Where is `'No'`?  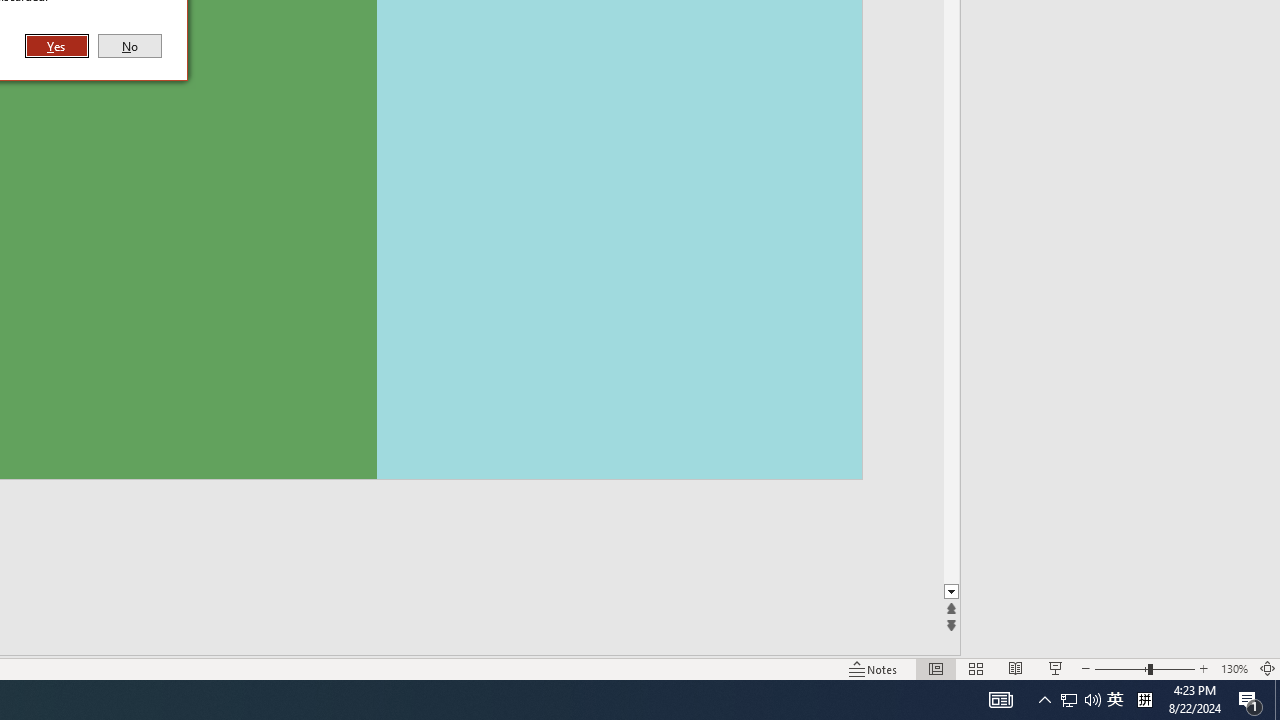
'No' is located at coordinates (129, 45).